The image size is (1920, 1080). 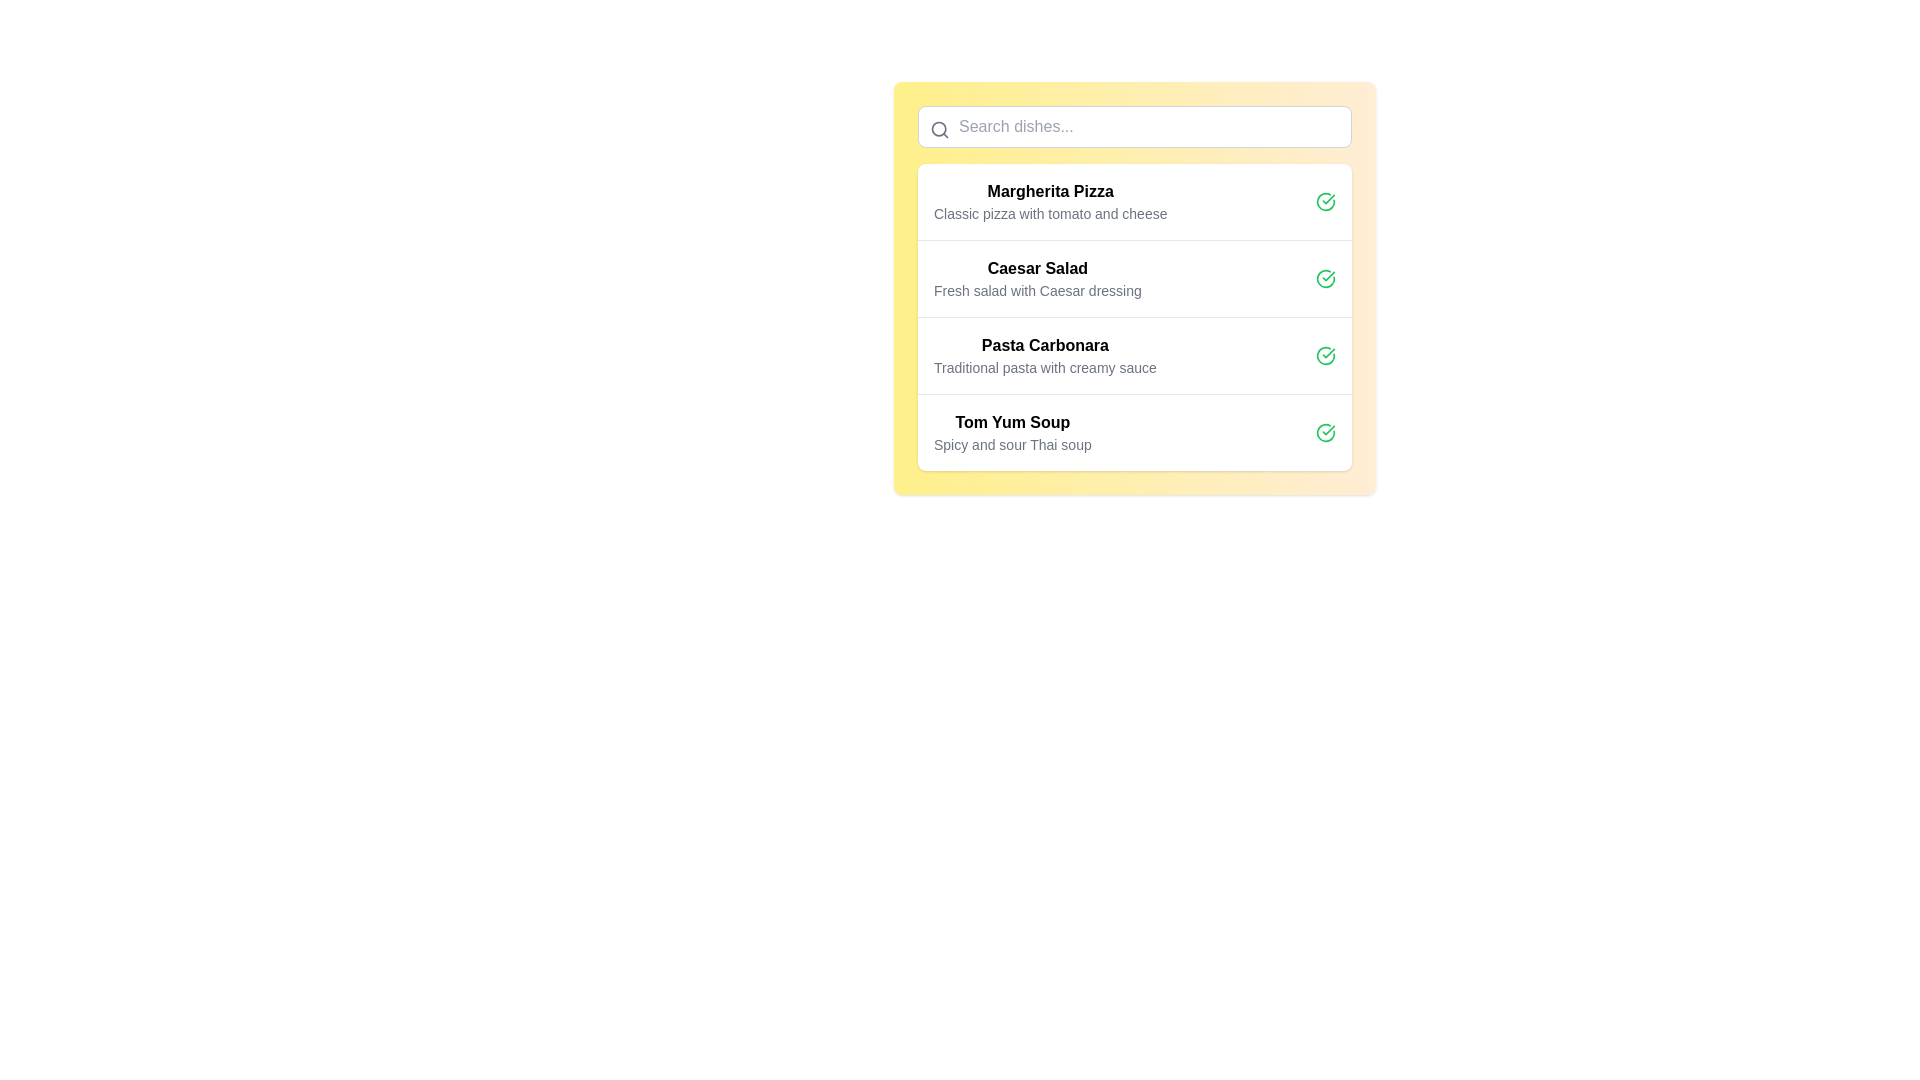 I want to click on the text block providing information about a specific dish, which is the third item in a vertically stacked list, located between 'Caesar Salad' and 'Tom Yum Soup', so click(x=1044, y=354).